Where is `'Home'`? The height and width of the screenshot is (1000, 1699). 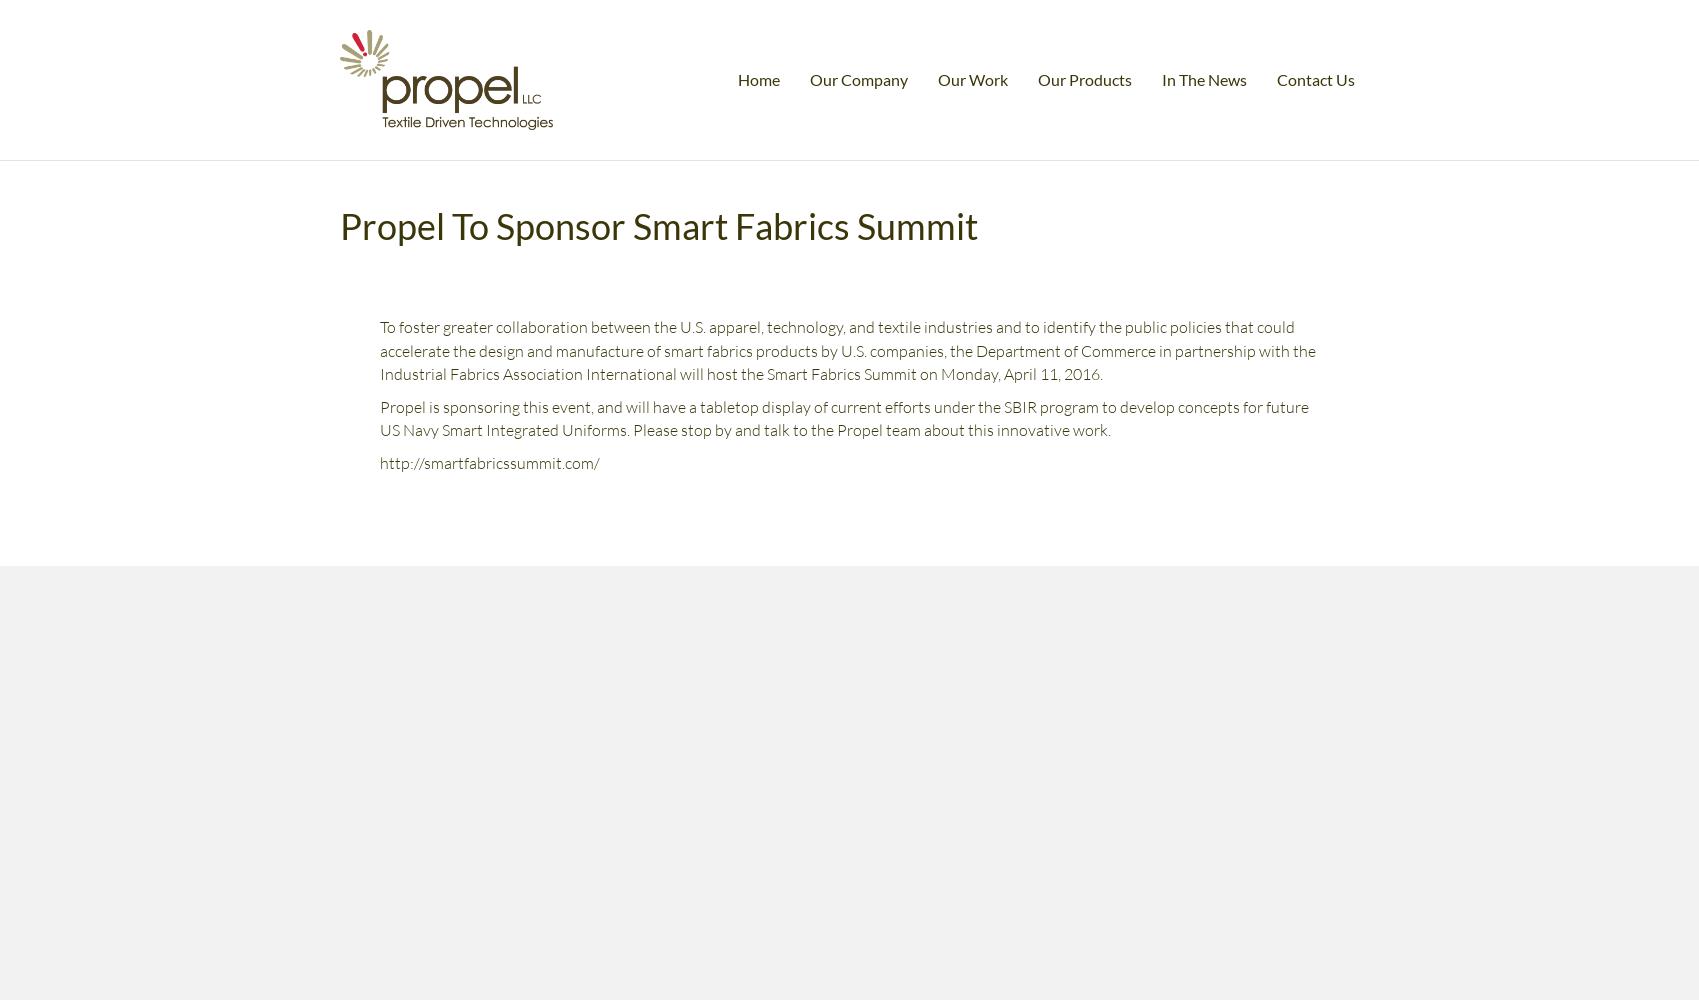
'Home' is located at coordinates (758, 77).